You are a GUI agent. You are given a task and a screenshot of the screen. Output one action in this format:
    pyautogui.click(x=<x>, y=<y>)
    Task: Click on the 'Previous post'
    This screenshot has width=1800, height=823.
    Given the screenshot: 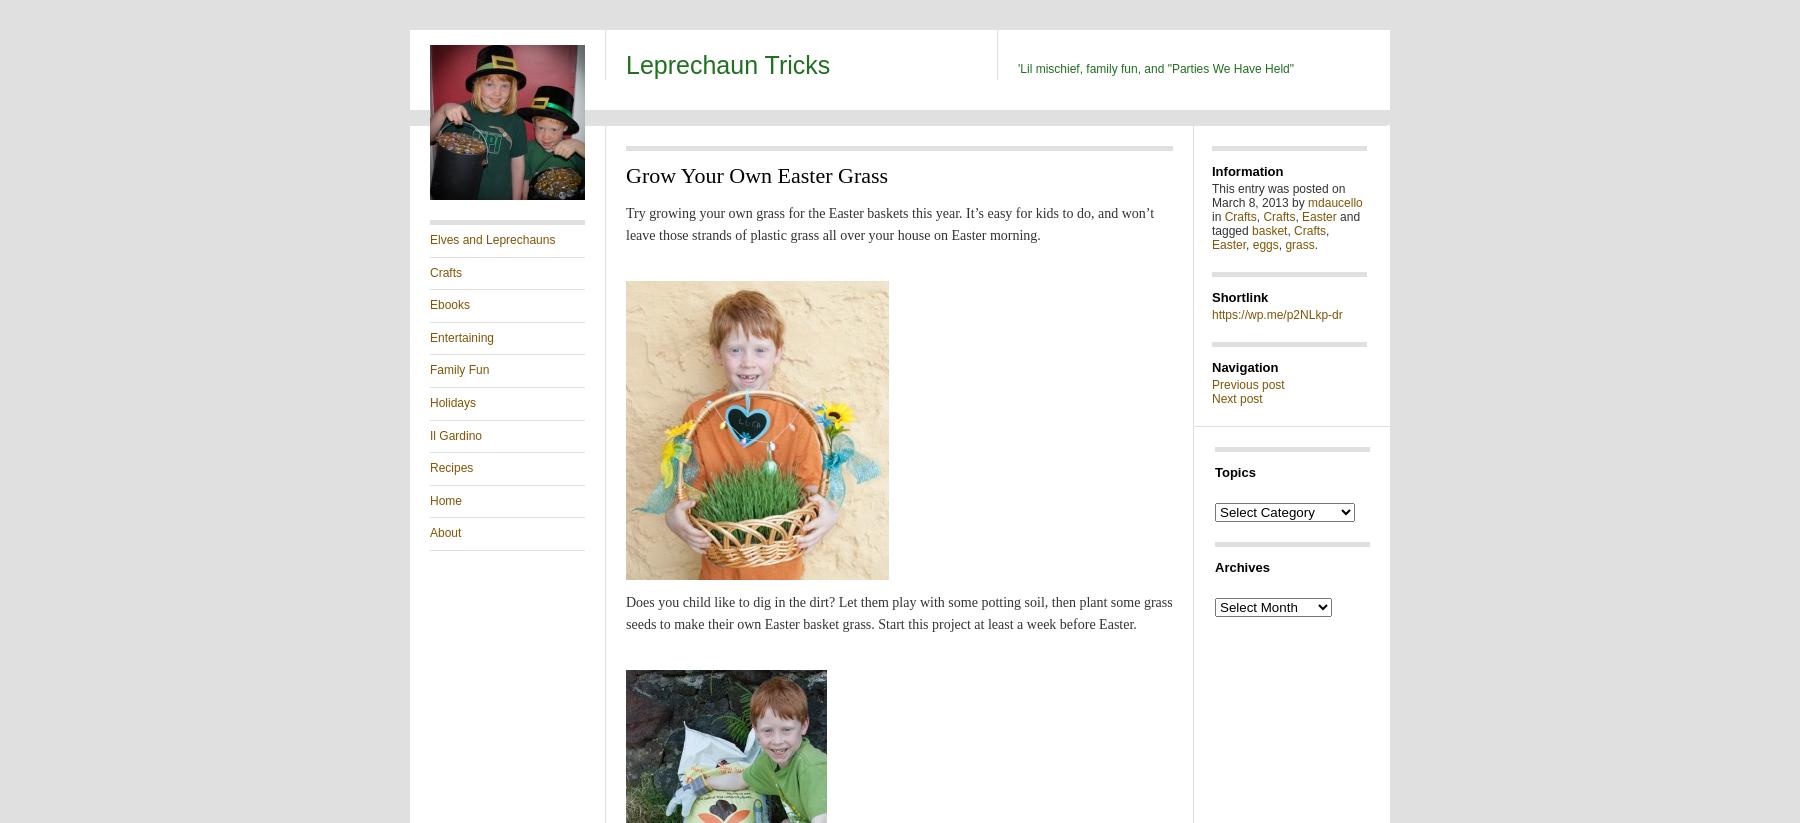 What is the action you would take?
    pyautogui.click(x=1247, y=383)
    